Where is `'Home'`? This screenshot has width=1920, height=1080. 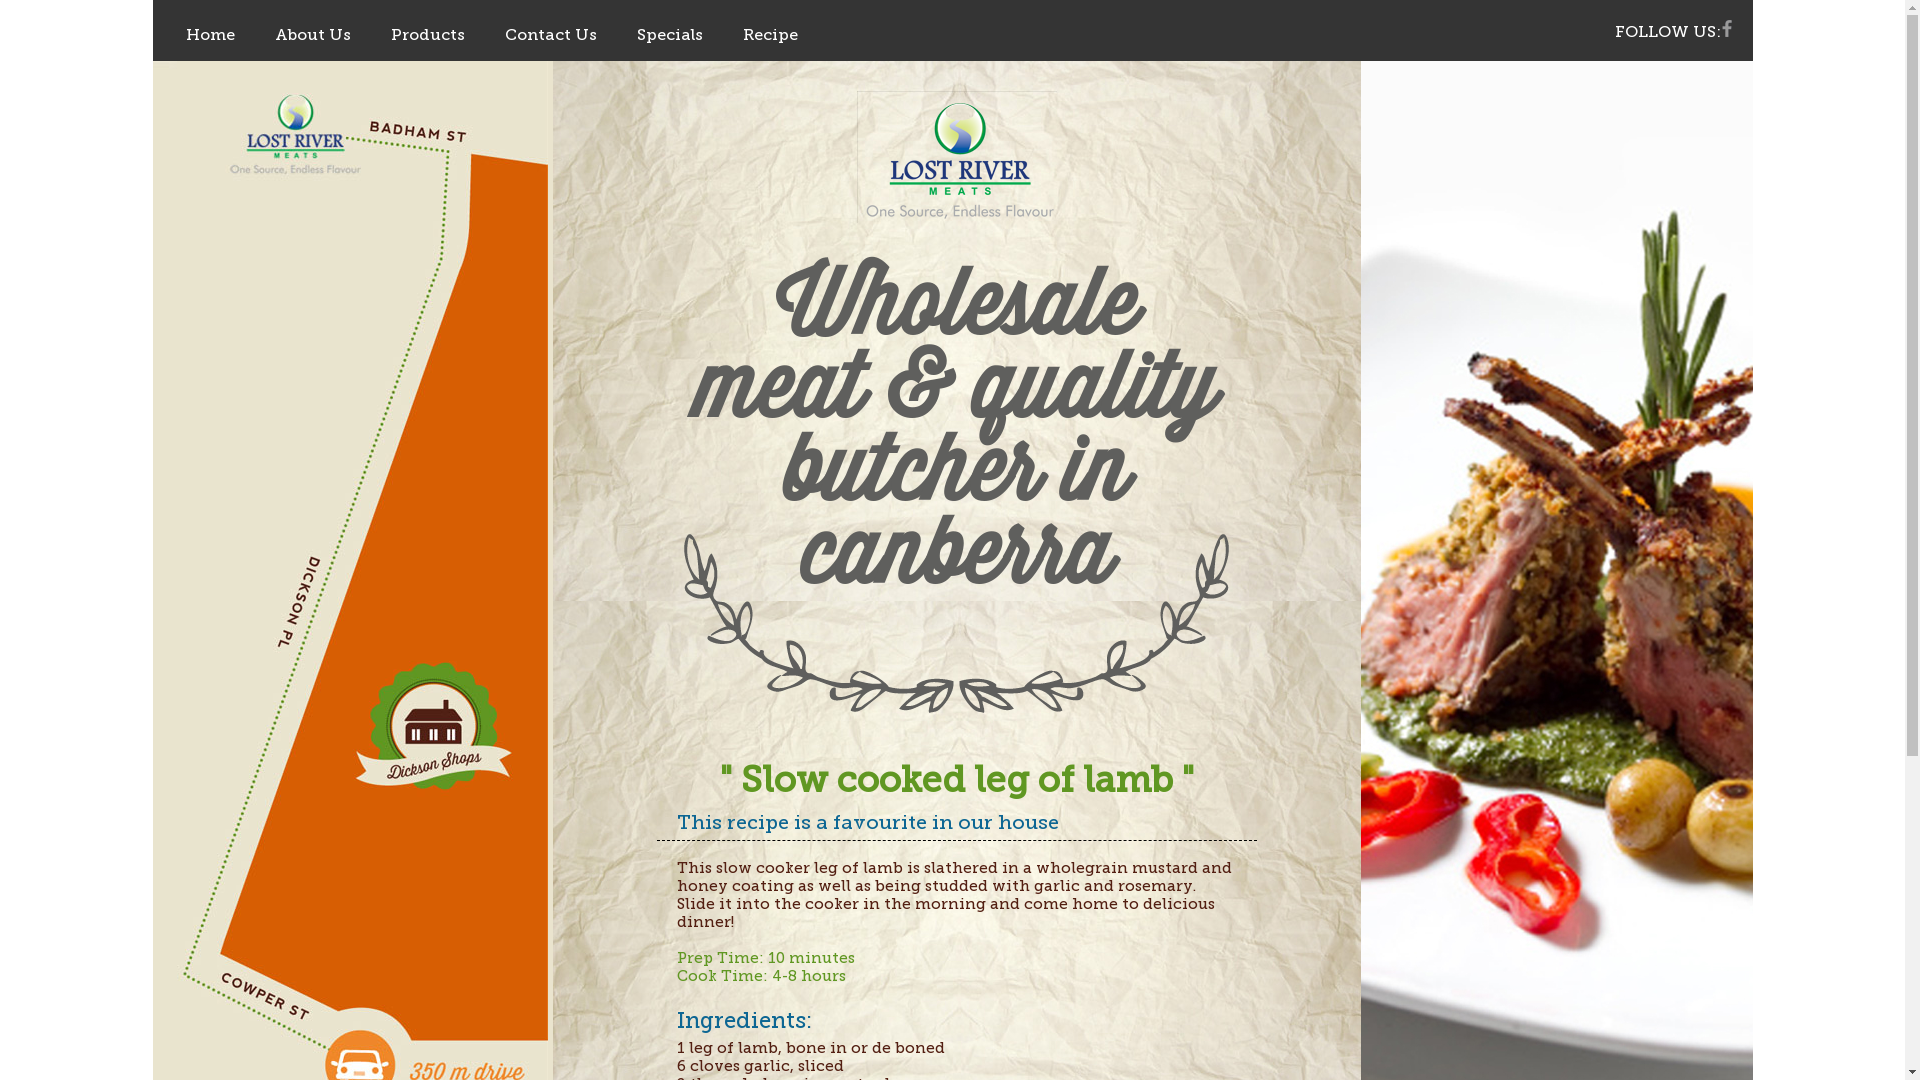 'Home' is located at coordinates (210, 34).